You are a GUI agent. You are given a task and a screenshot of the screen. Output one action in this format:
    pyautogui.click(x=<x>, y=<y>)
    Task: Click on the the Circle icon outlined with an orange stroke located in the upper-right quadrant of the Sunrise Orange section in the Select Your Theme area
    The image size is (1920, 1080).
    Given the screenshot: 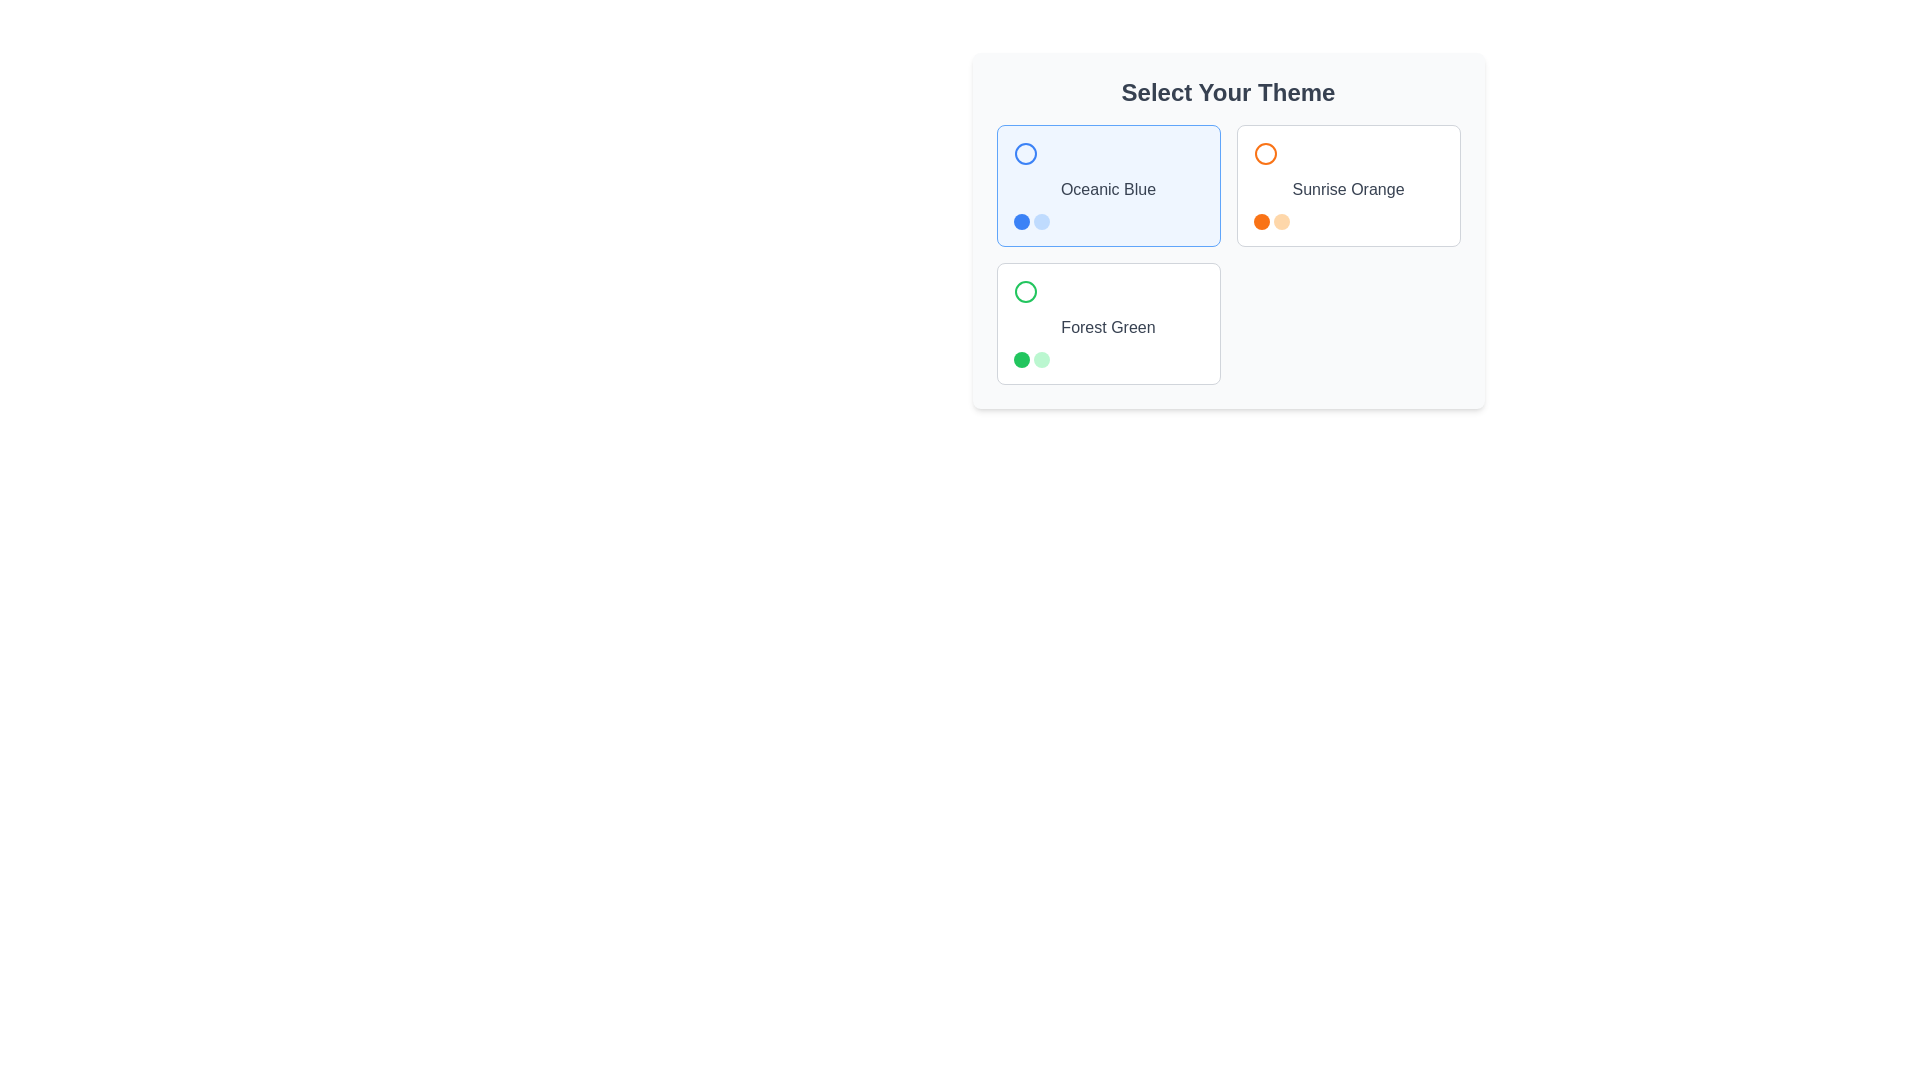 What is the action you would take?
    pyautogui.click(x=1264, y=153)
    